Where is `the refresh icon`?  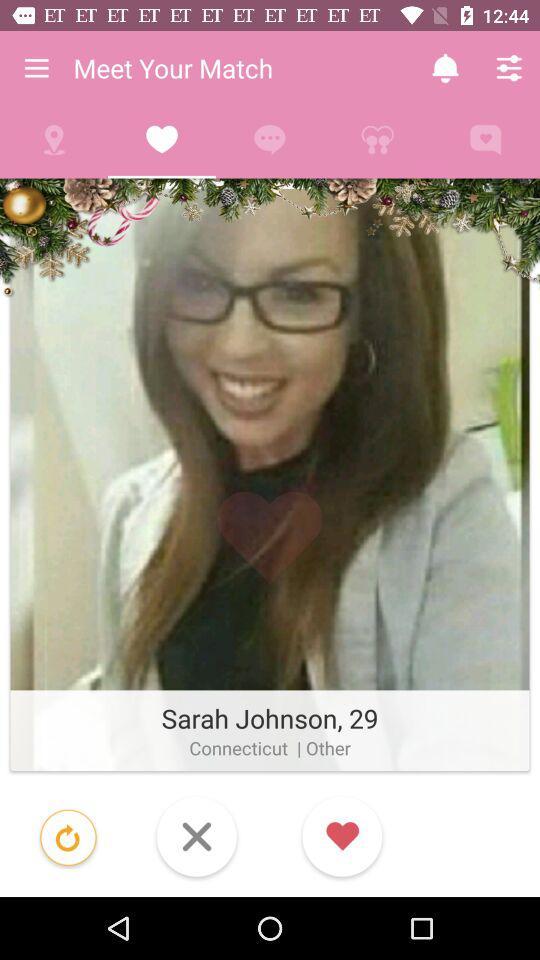 the refresh icon is located at coordinates (67, 839).